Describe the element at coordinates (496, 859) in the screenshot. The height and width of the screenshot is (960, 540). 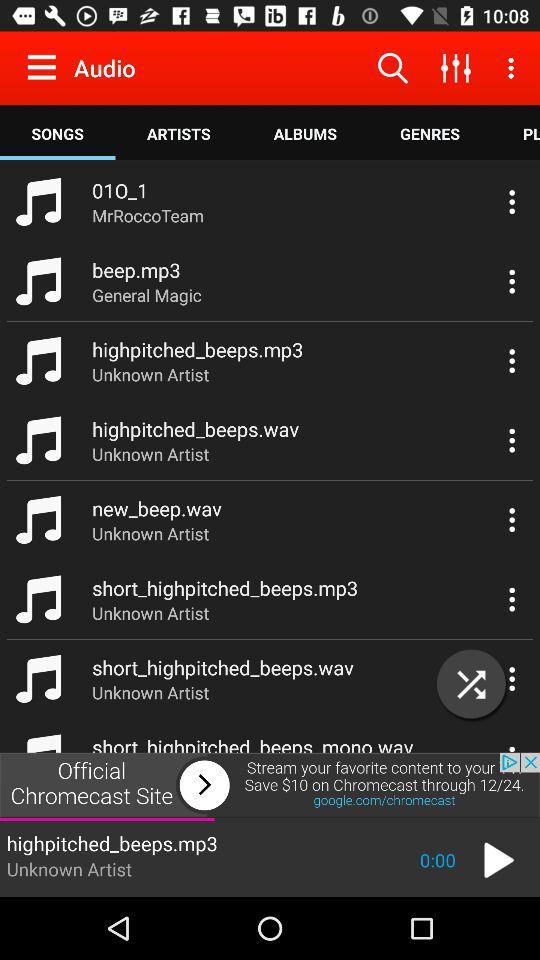
I see `the play icon` at that location.